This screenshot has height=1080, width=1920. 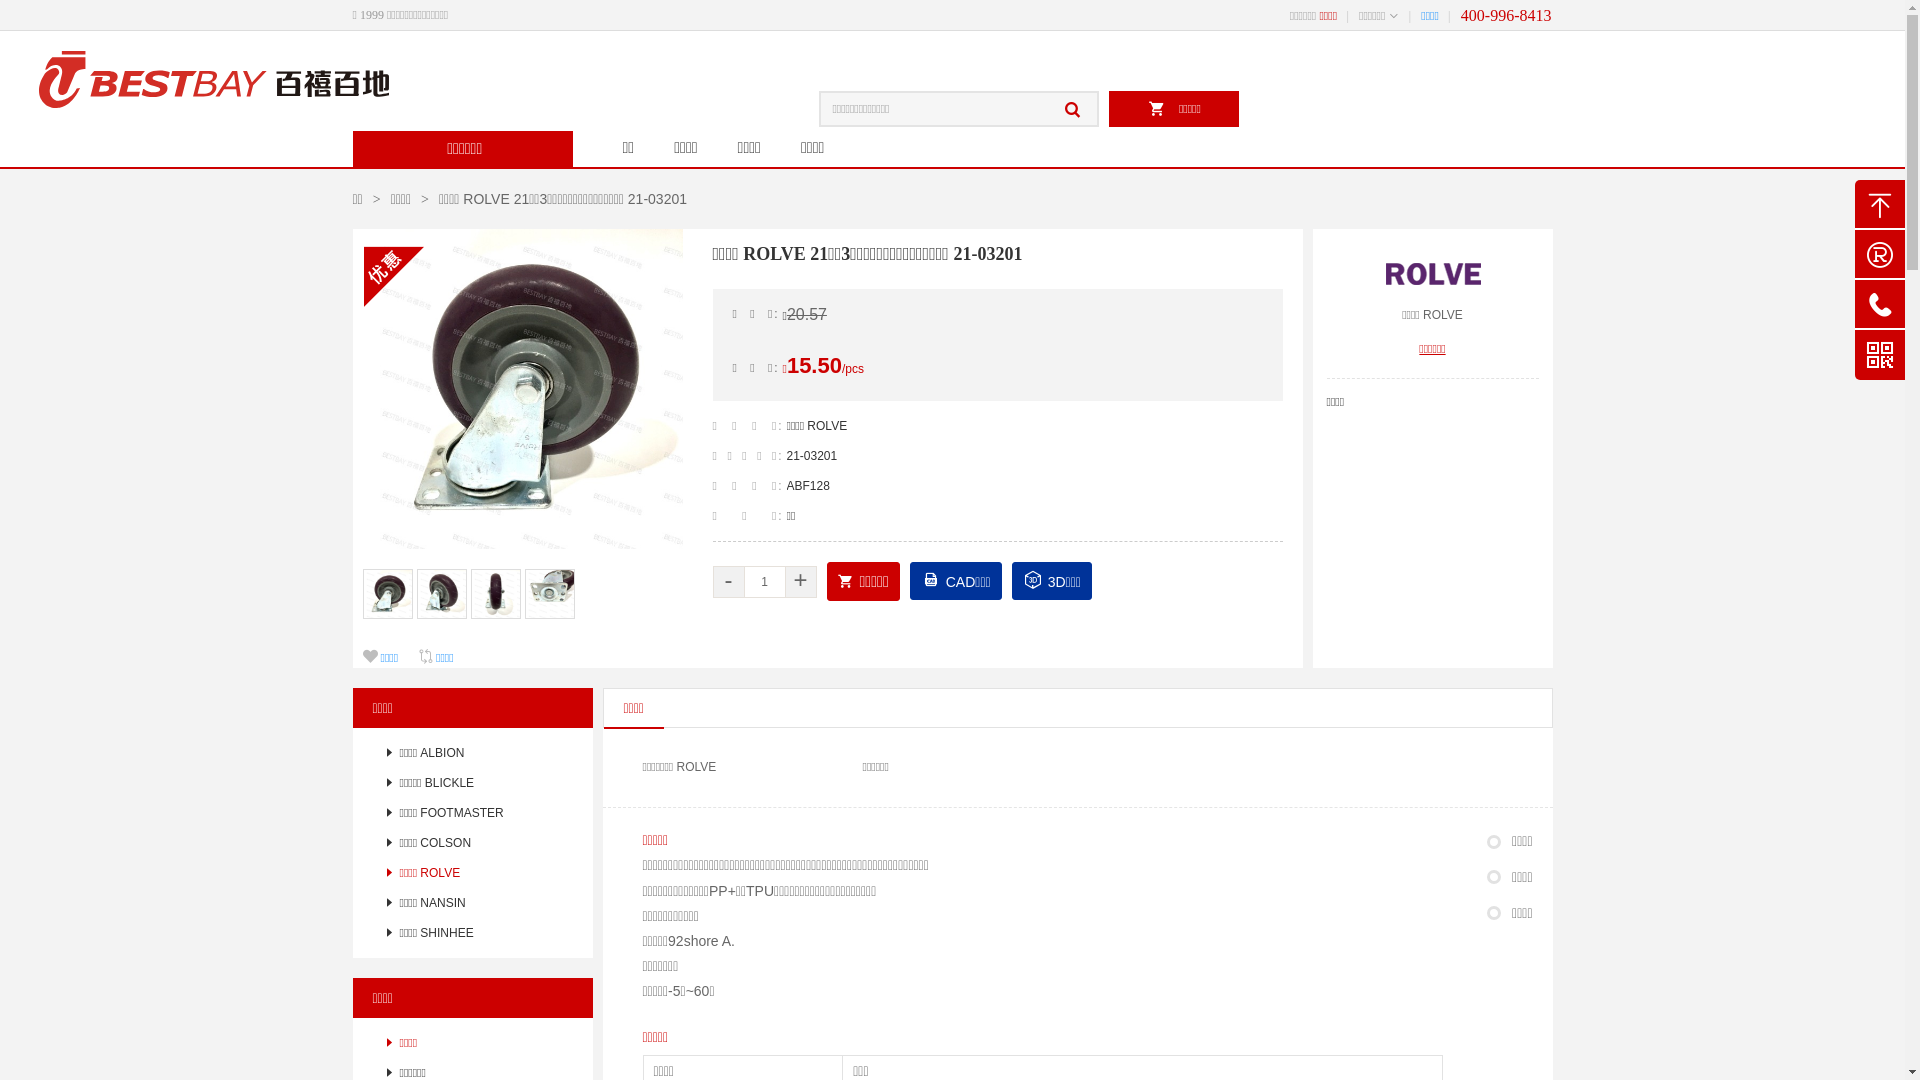 What do you see at coordinates (727, 582) in the screenshot?
I see `'-'` at bounding box center [727, 582].